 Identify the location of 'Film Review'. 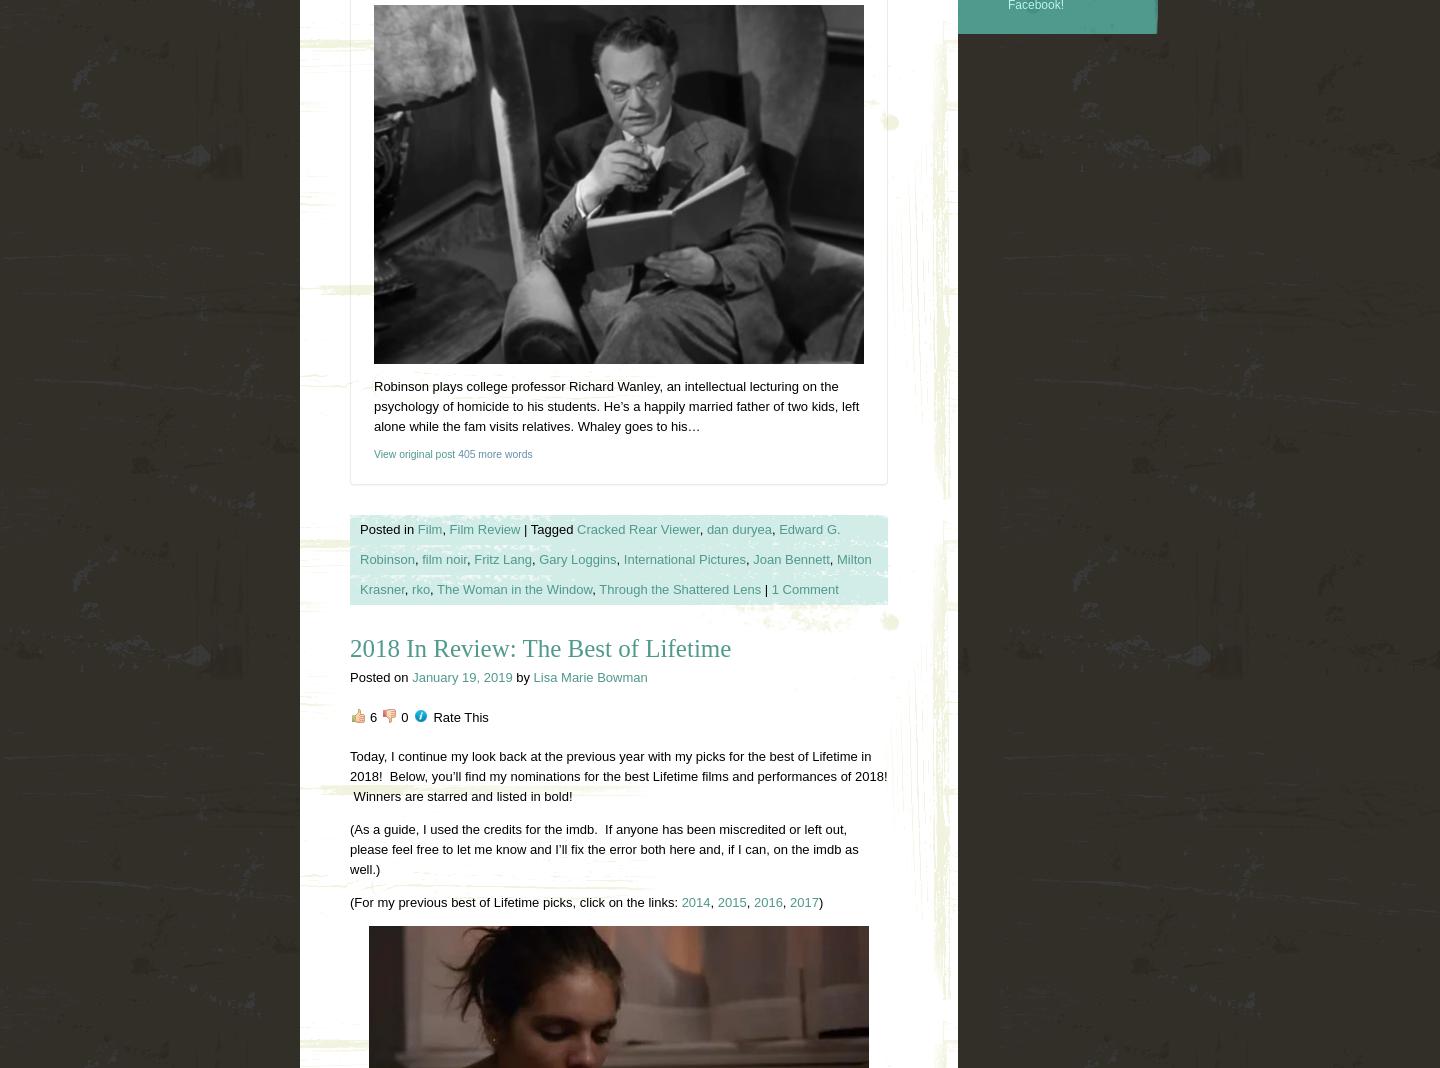
(448, 528).